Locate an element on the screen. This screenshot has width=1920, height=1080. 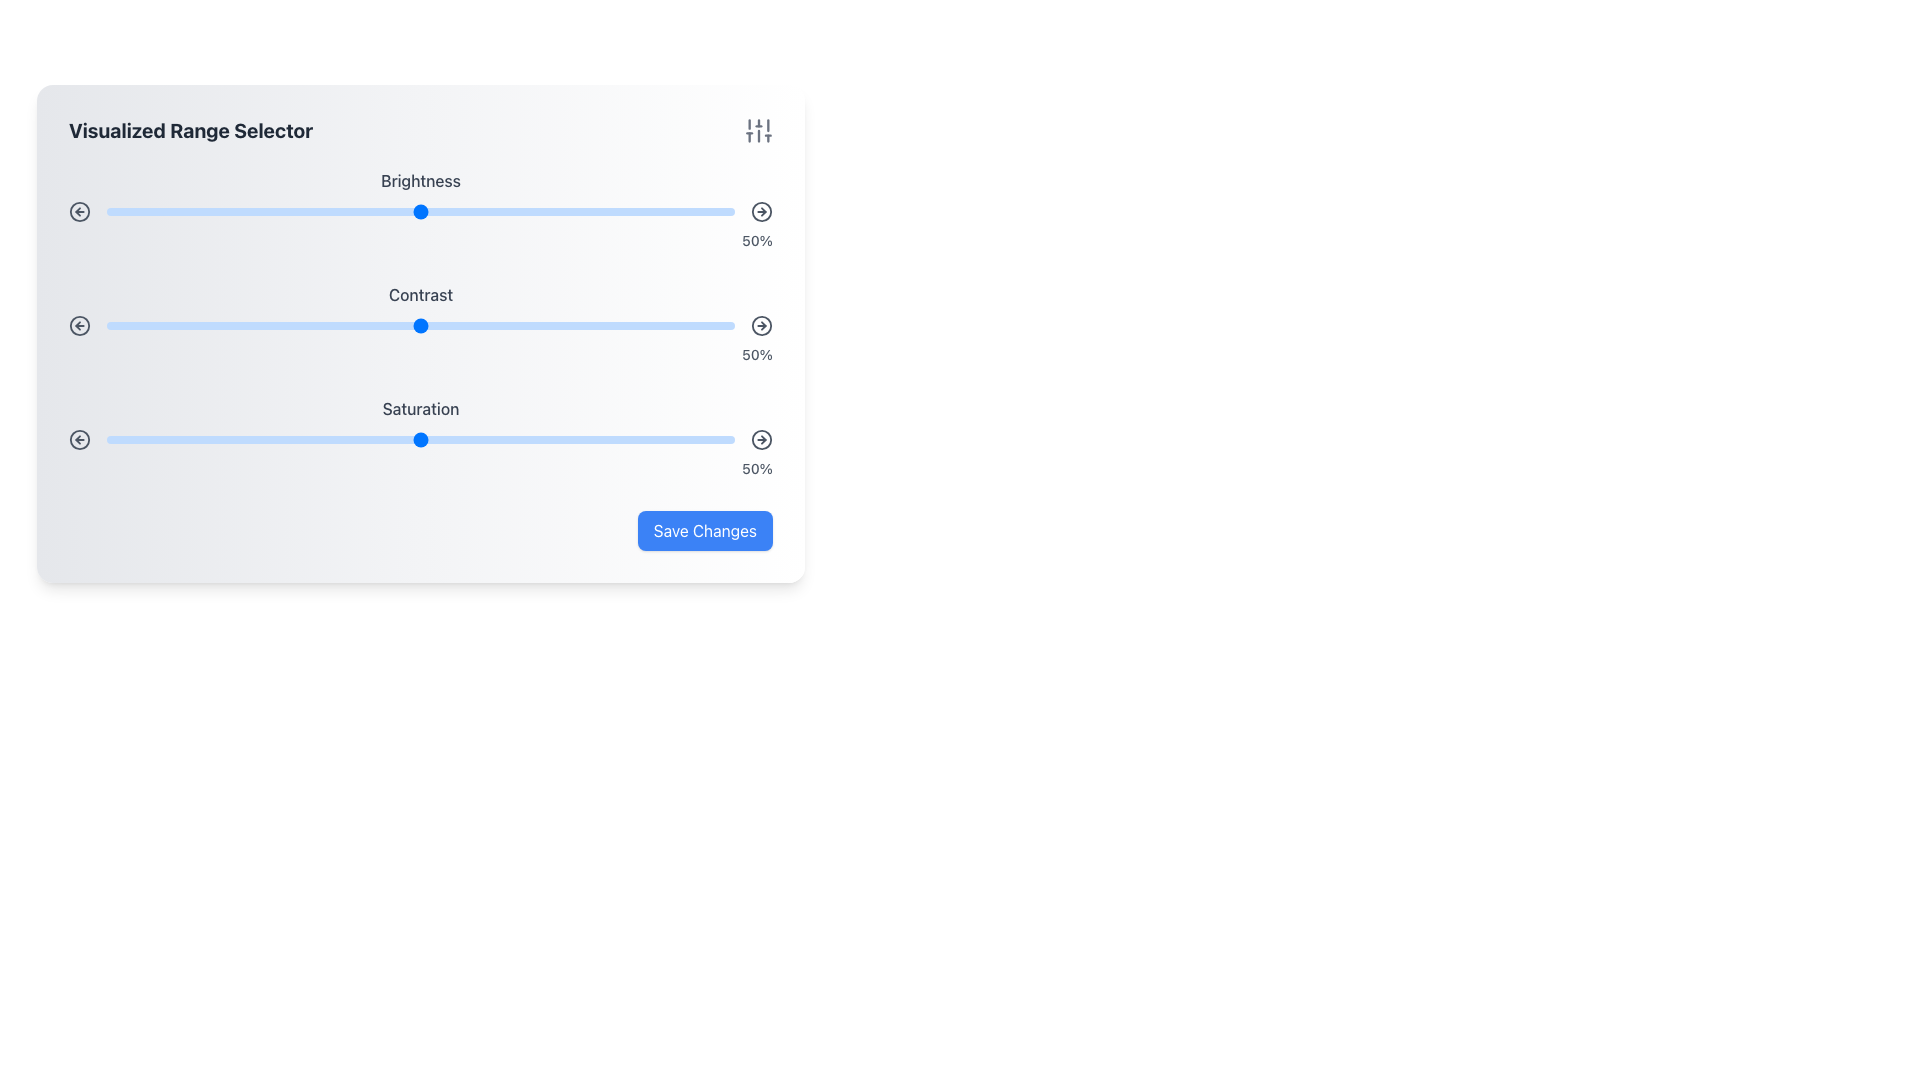
the slider value is located at coordinates (464, 438).